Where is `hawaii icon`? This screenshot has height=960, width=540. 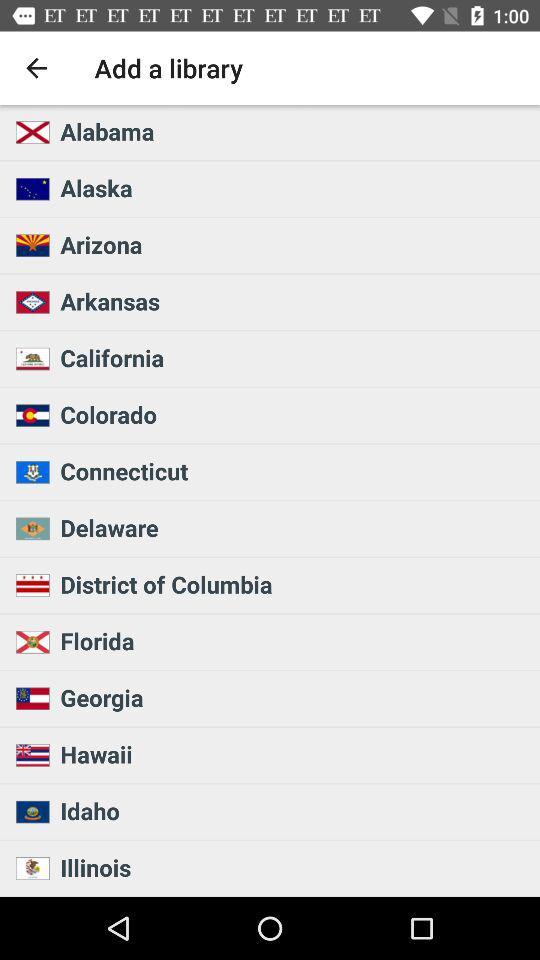 hawaii icon is located at coordinates (293, 753).